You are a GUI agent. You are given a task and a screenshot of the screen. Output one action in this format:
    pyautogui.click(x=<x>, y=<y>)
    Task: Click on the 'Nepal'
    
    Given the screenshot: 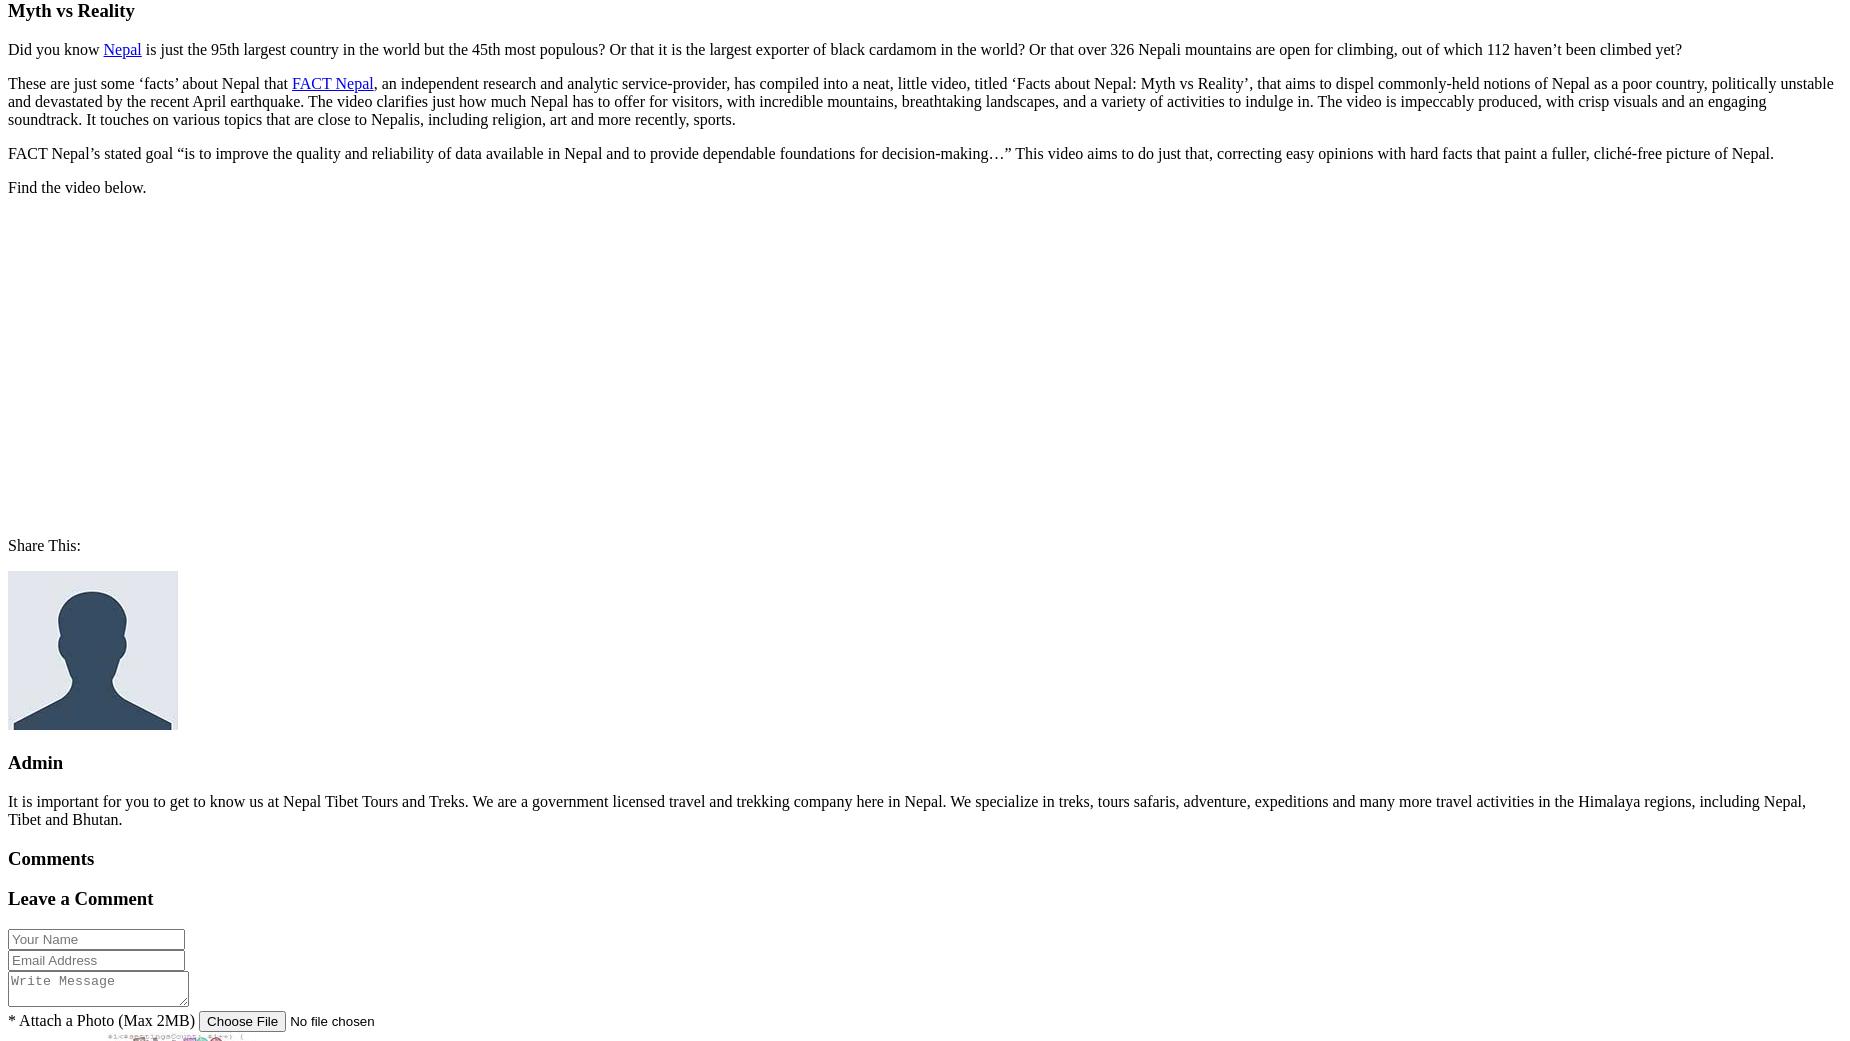 What is the action you would take?
    pyautogui.click(x=120, y=47)
    